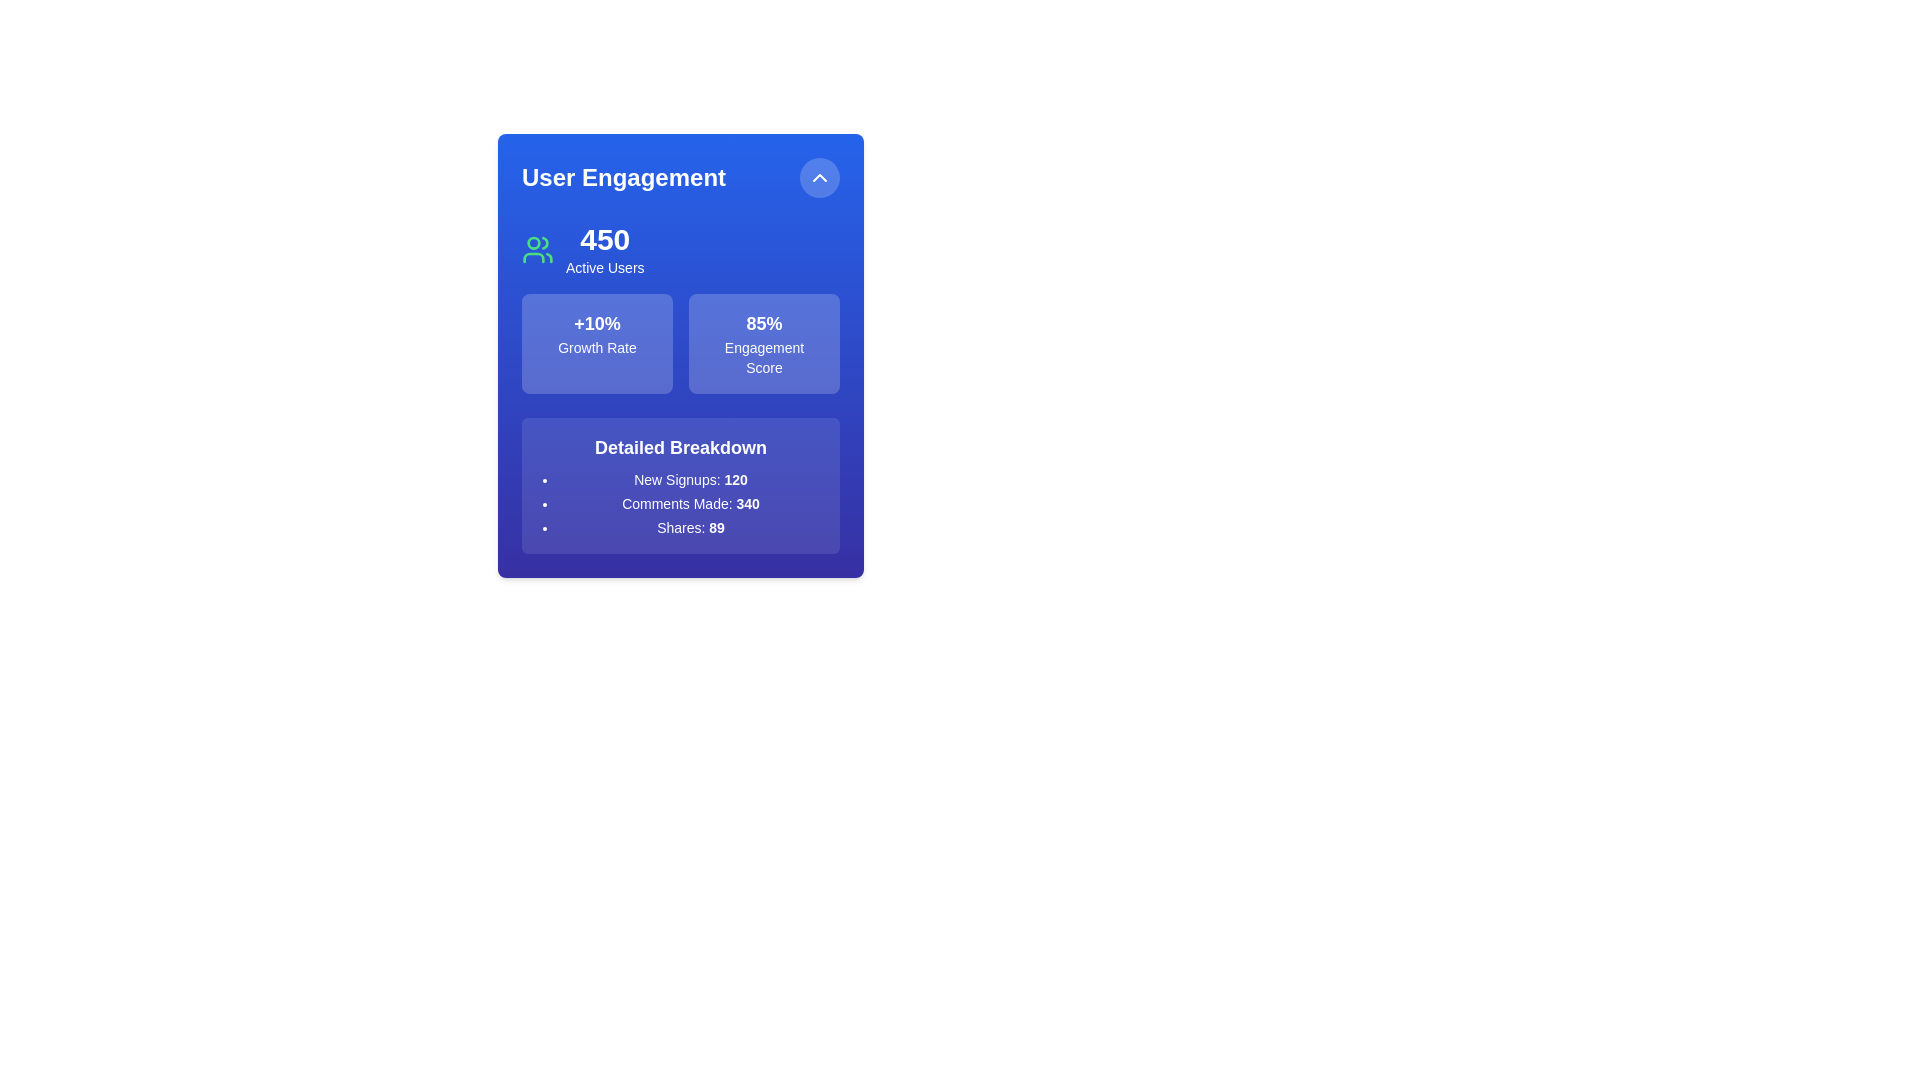 Image resolution: width=1920 pixels, height=1080 pixels. What do you see at coordinates (533, 242) in the screenshot?
I see `the circle graphic detail within the icon that represents active users, located near the text 'Active Users'` at bounding box center [533, 242].